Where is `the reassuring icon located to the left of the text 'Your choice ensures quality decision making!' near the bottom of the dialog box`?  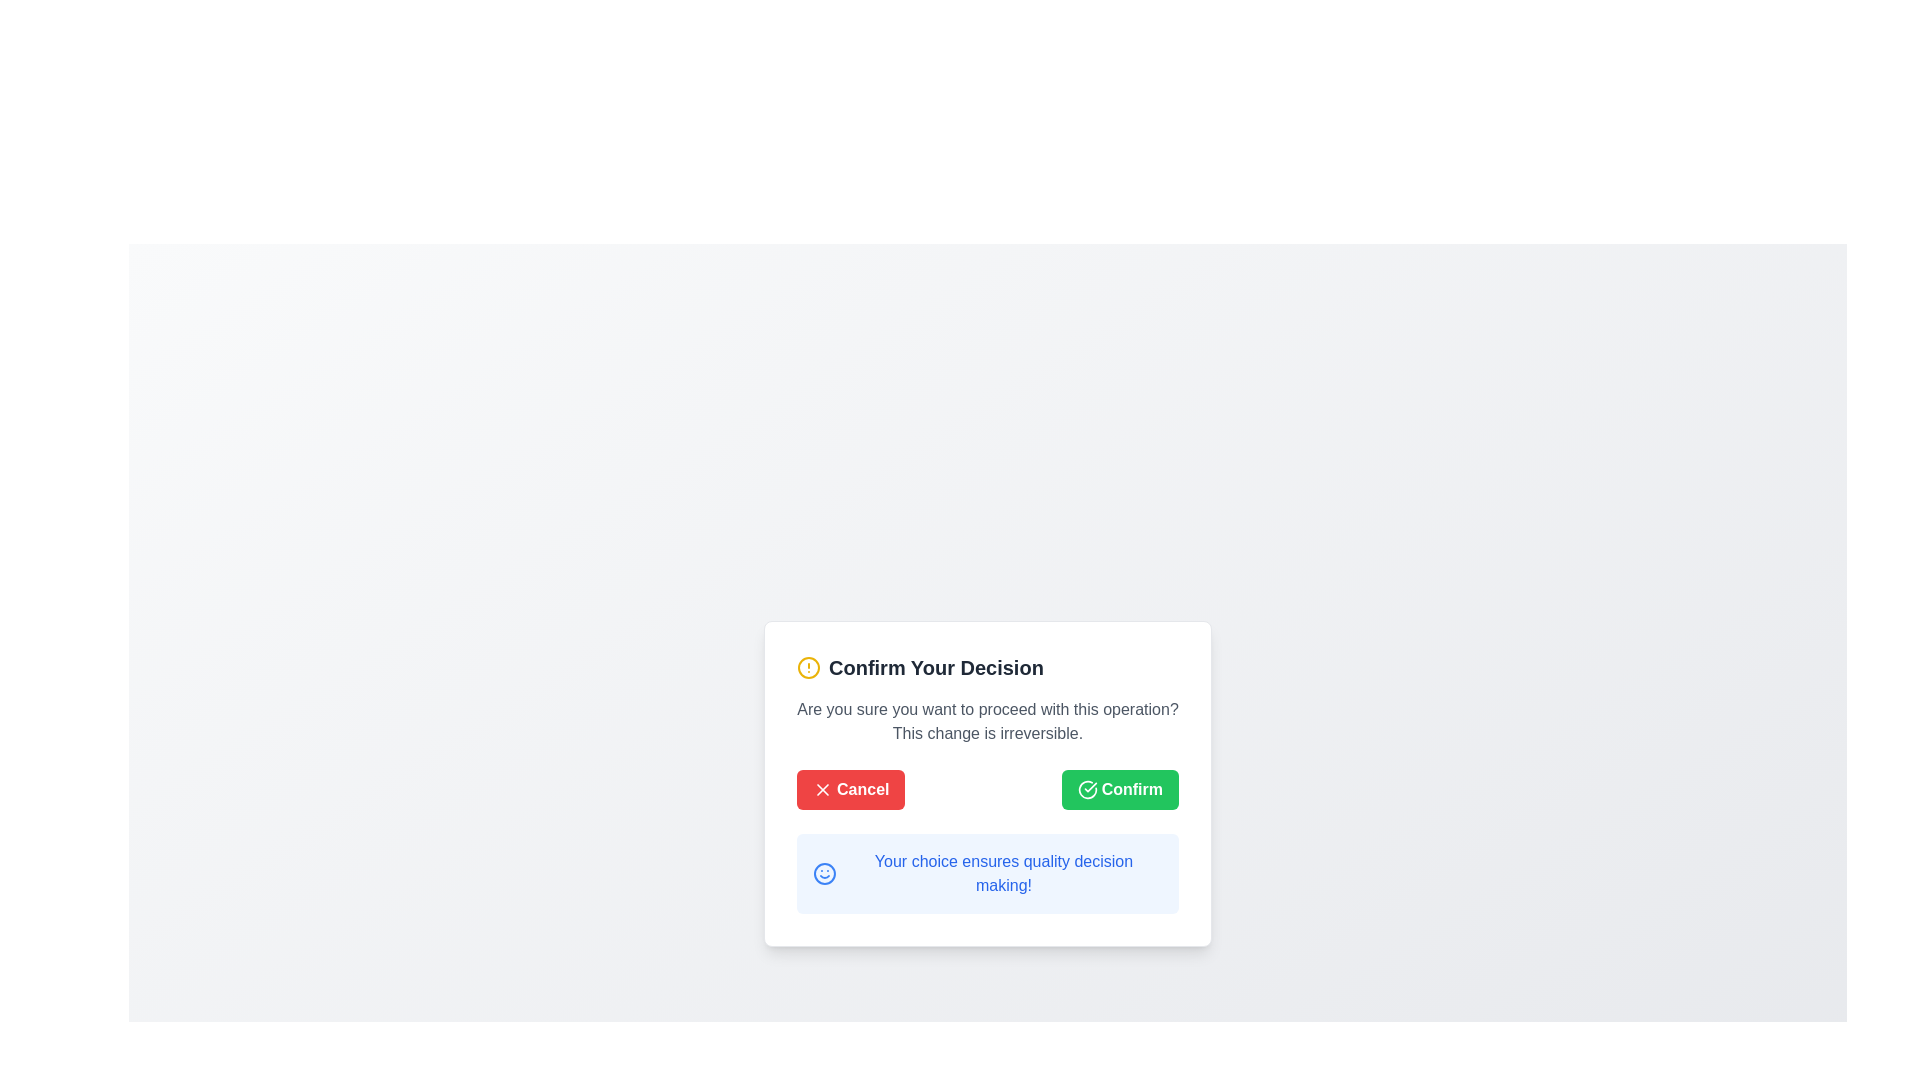
the reassuring icon located to the left of the text 'Your choice ensures quality decision making!' near the bottom of the dialog box is located at coordinates (825, 873).